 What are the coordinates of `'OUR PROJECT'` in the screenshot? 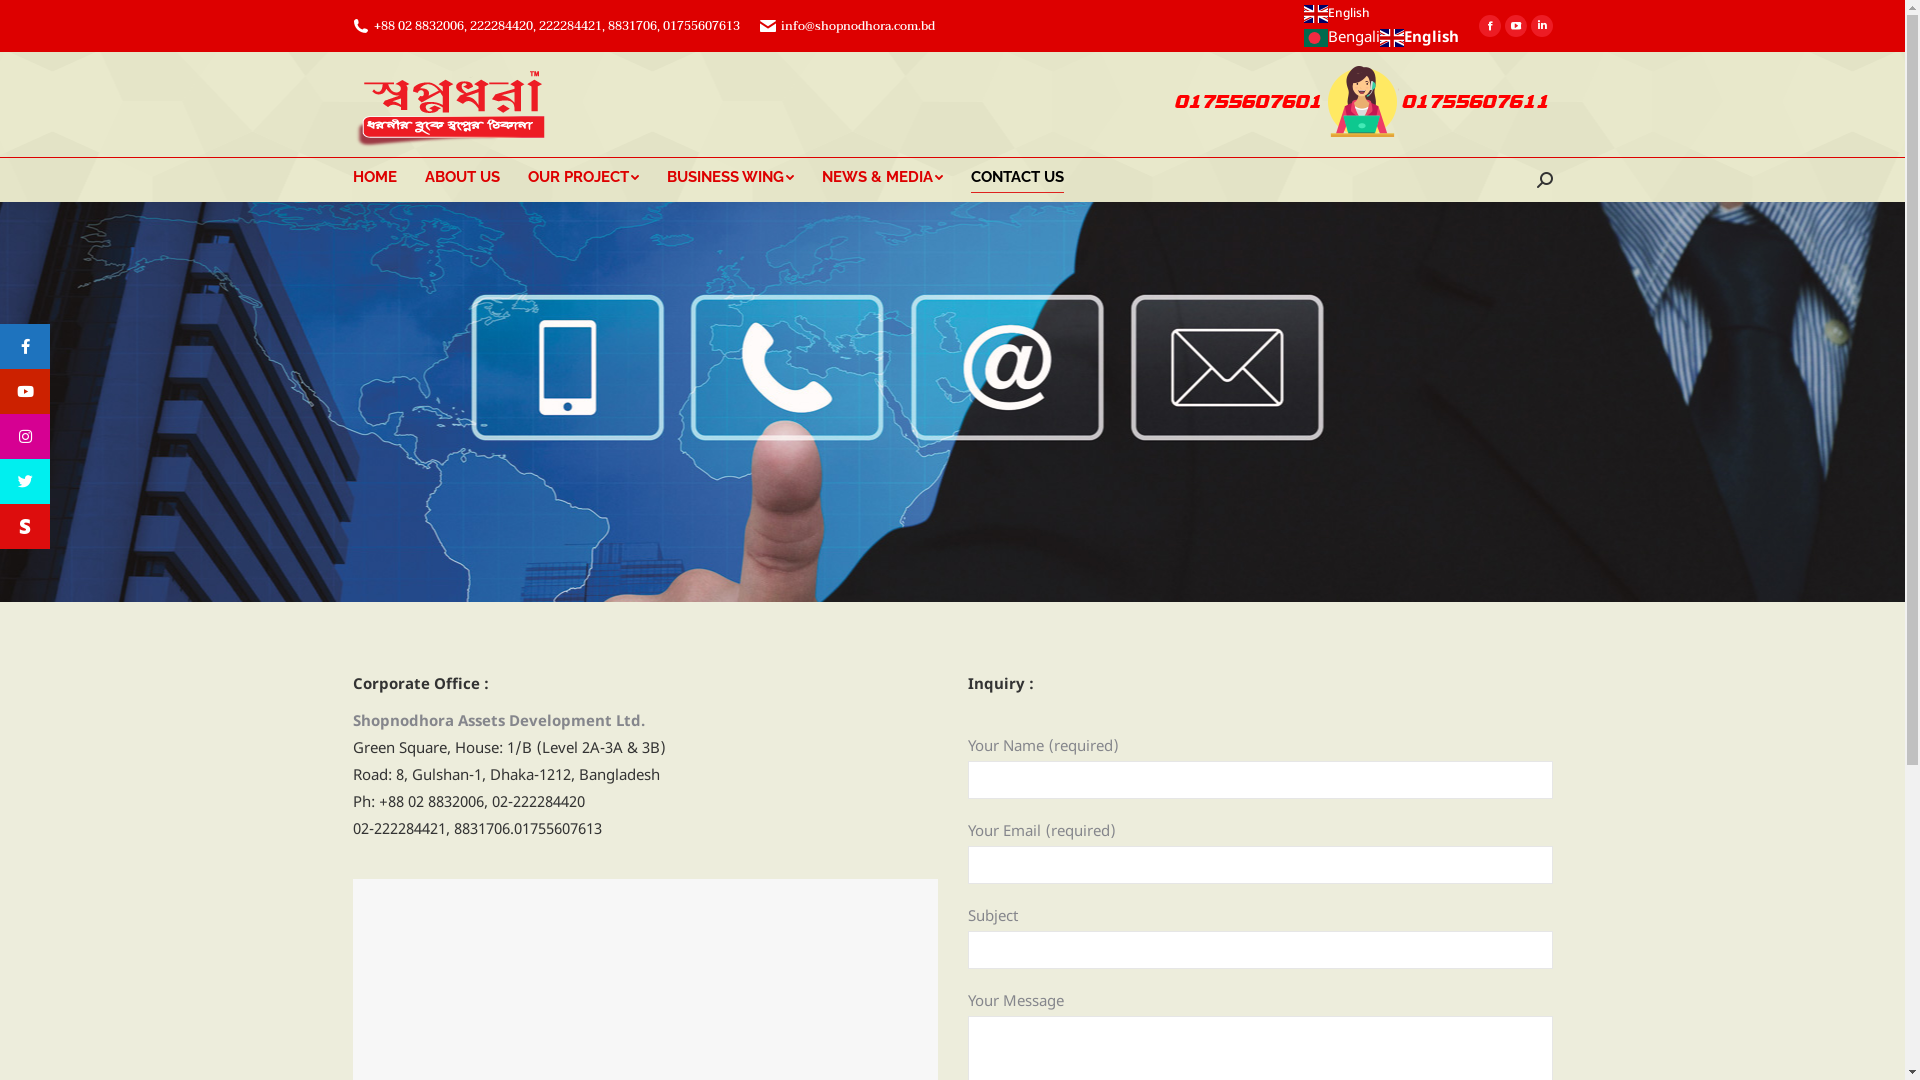 It's located at (596, 176).